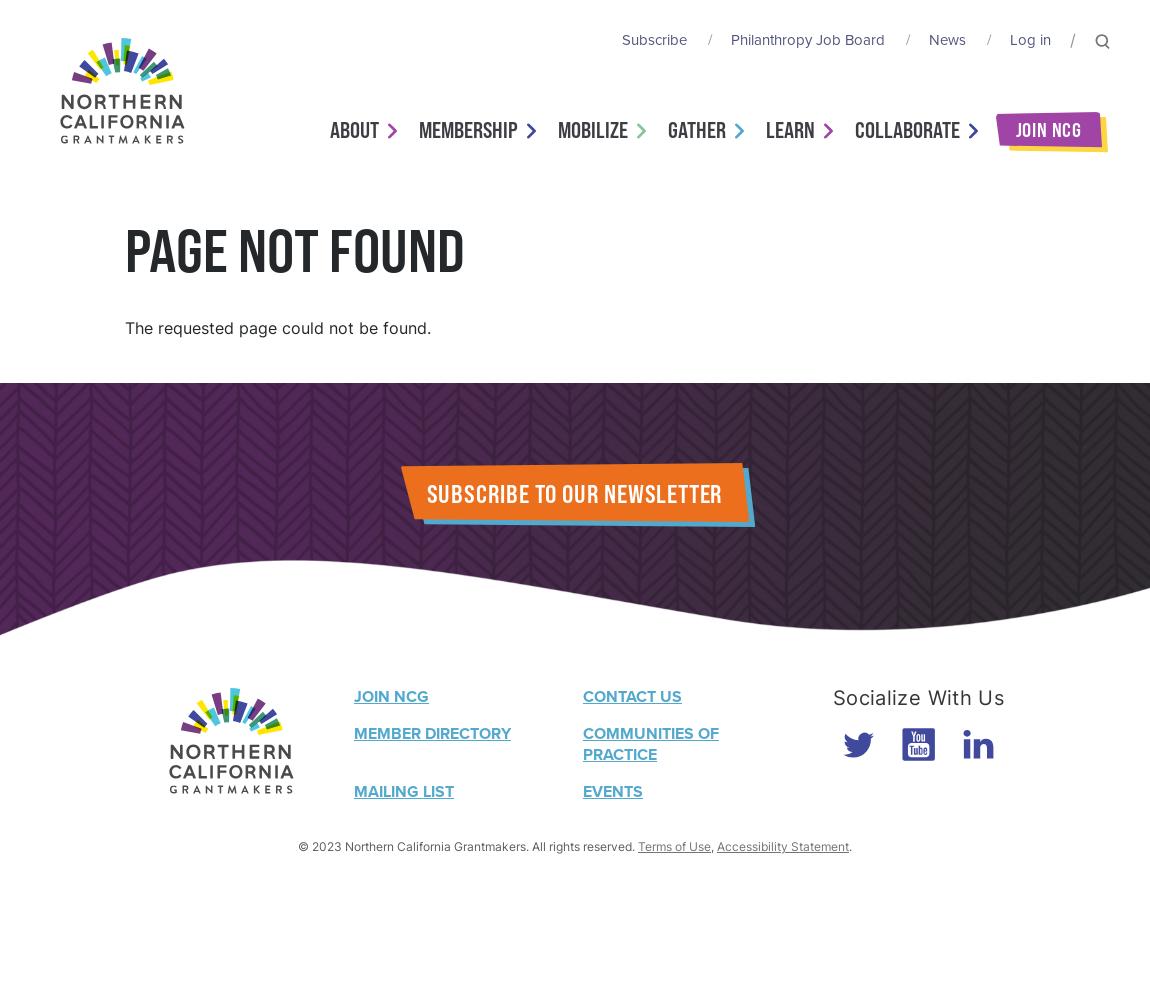 Image resolution: width=1150 pixels, height=1000 pixels. What do you see at coordinates (713, 845) in the screenshot?
I see `','` at bounding box center [713, 845].